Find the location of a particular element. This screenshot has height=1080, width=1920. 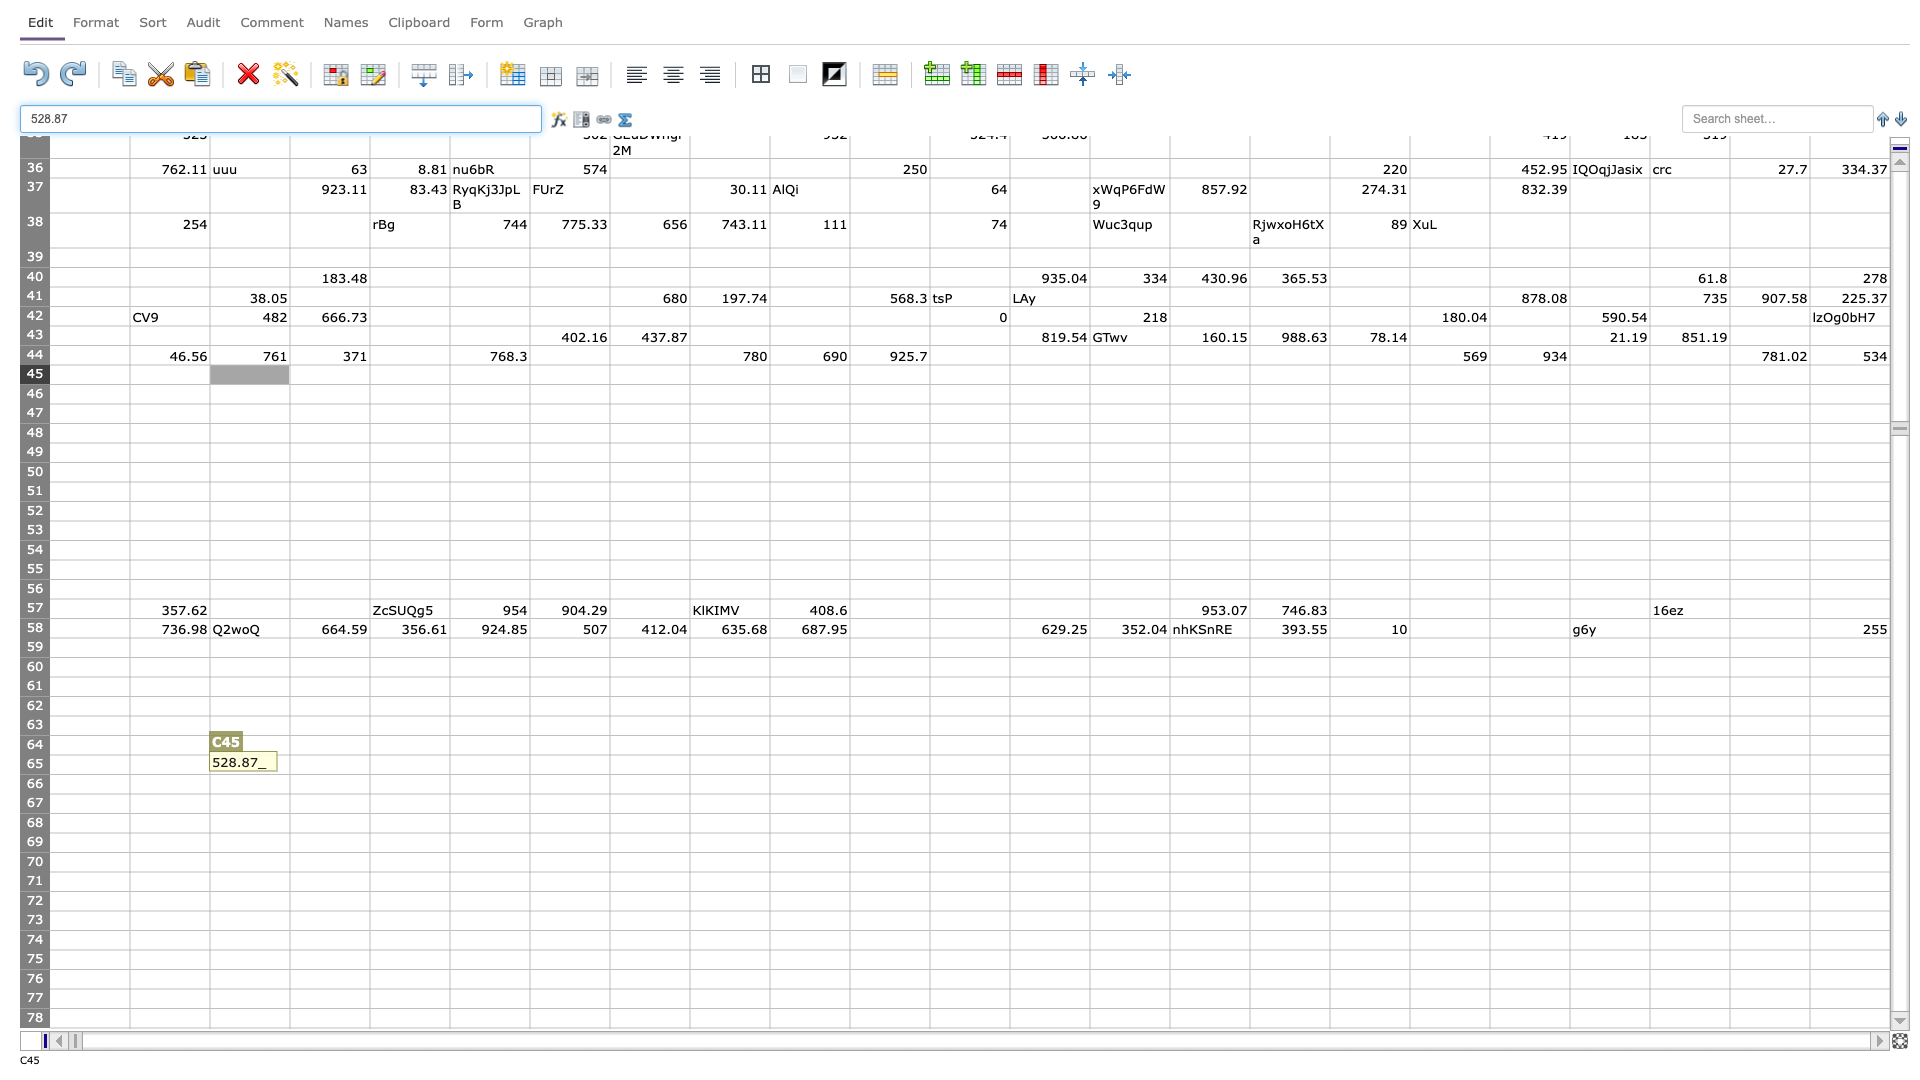

Fill handle of cell H-65 is located at coordinates (690, 773).